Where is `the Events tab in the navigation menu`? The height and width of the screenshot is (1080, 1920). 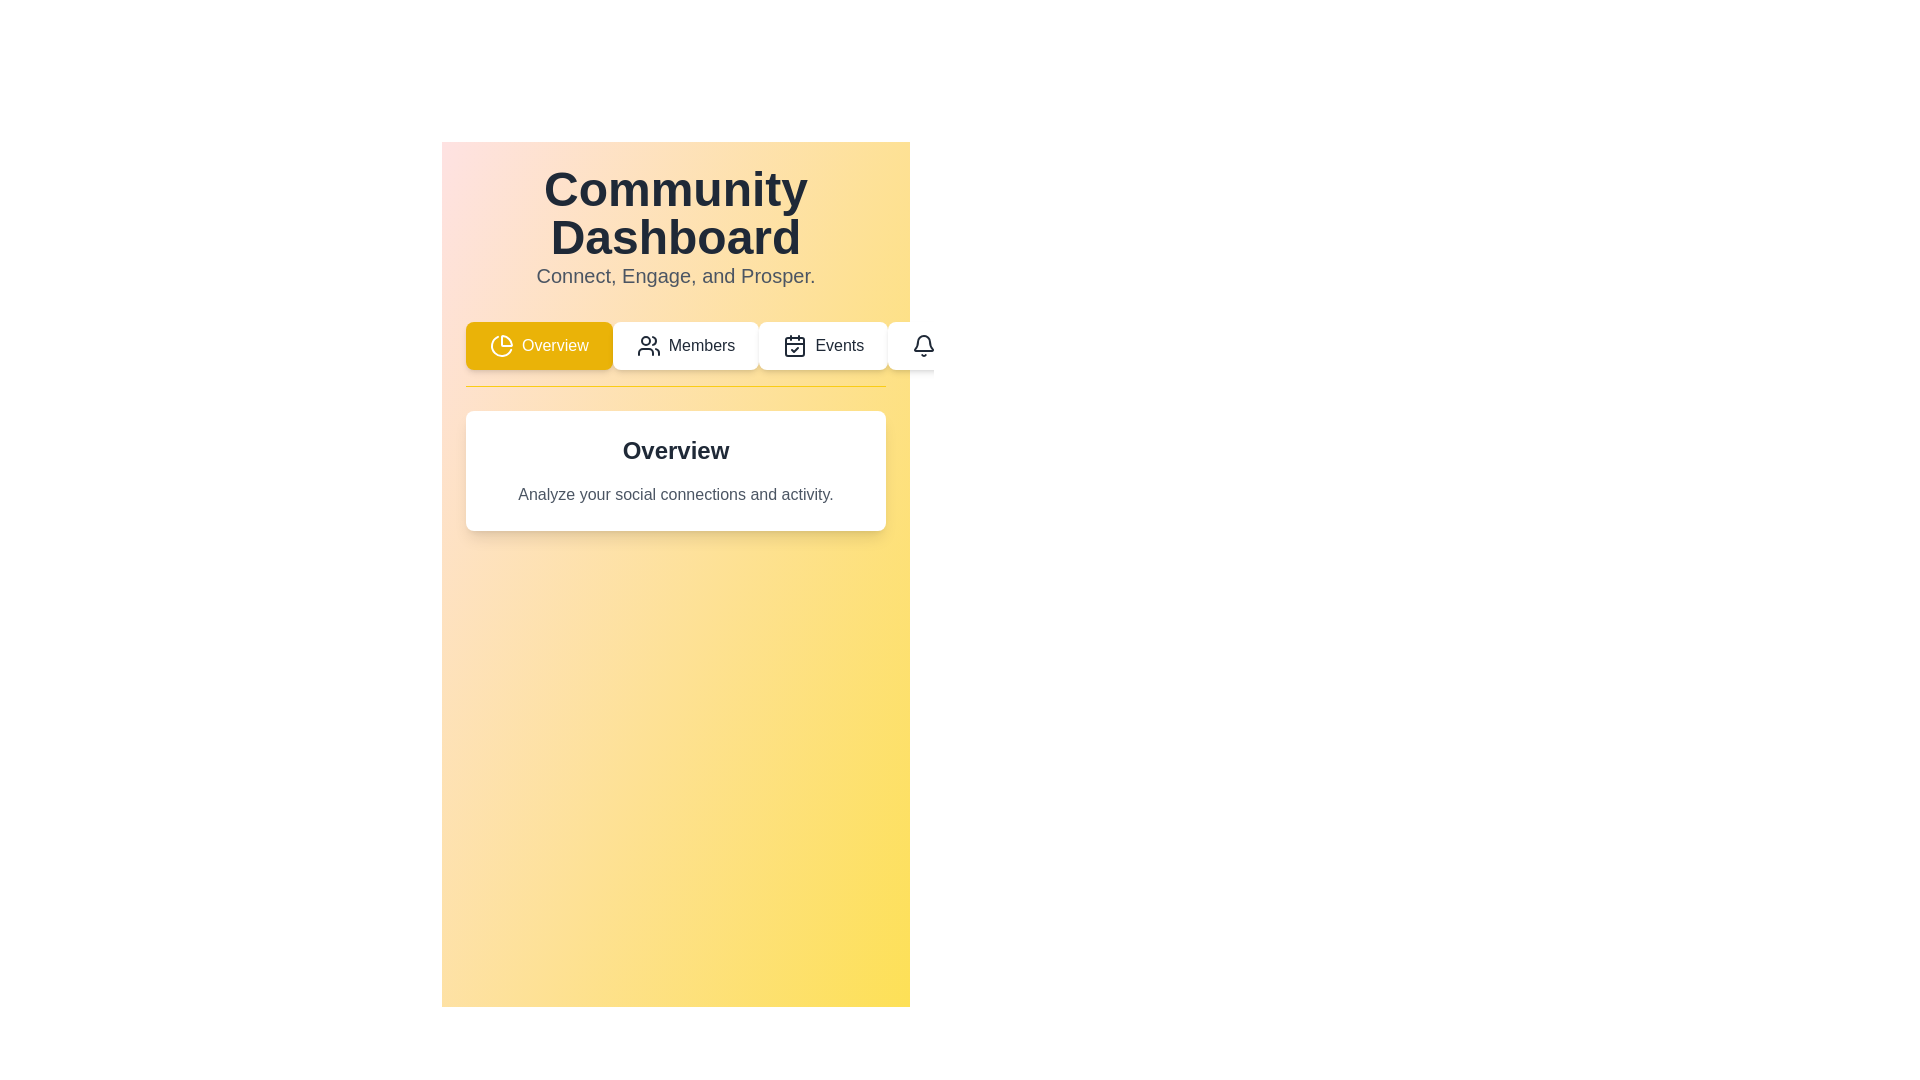 the Events tab in the navigation menu is located at coordinates (823, 345).